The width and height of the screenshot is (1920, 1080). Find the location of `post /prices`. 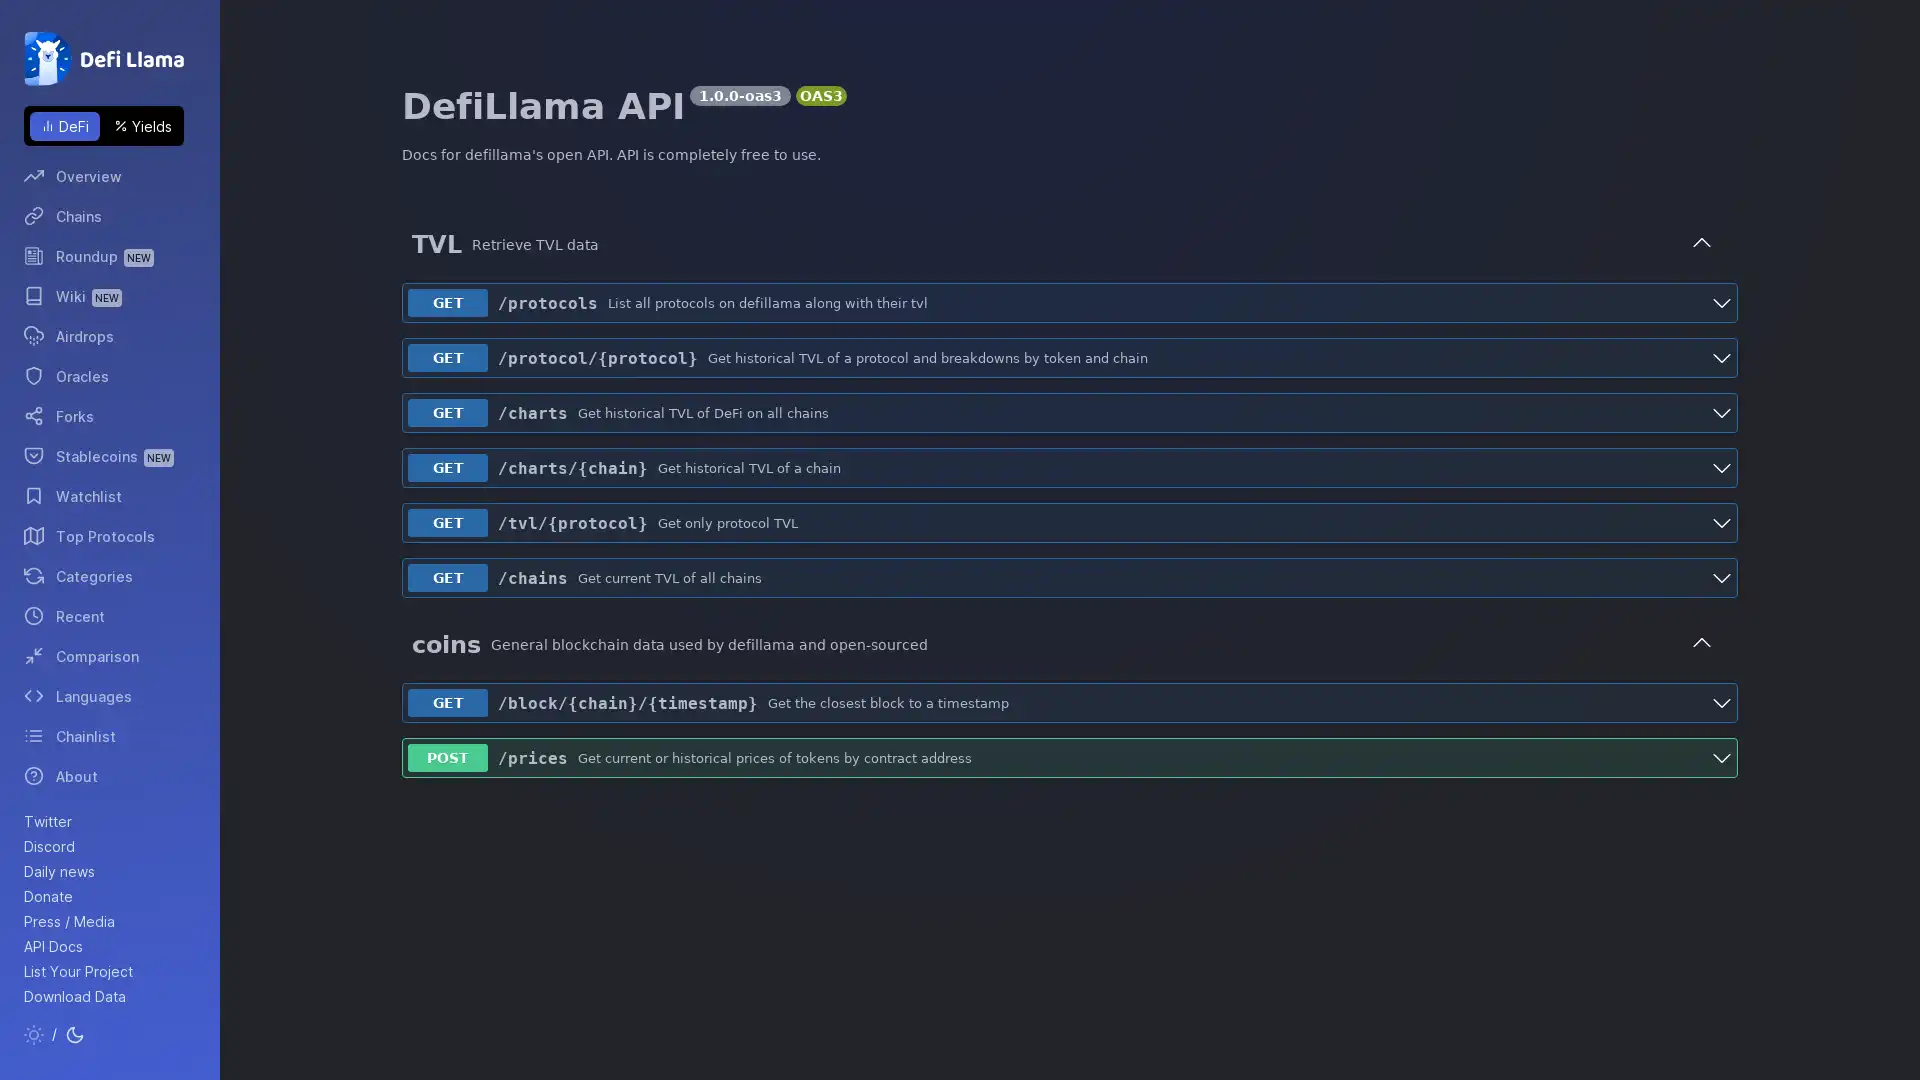

post /prices is located at coordinates (1069, 758).